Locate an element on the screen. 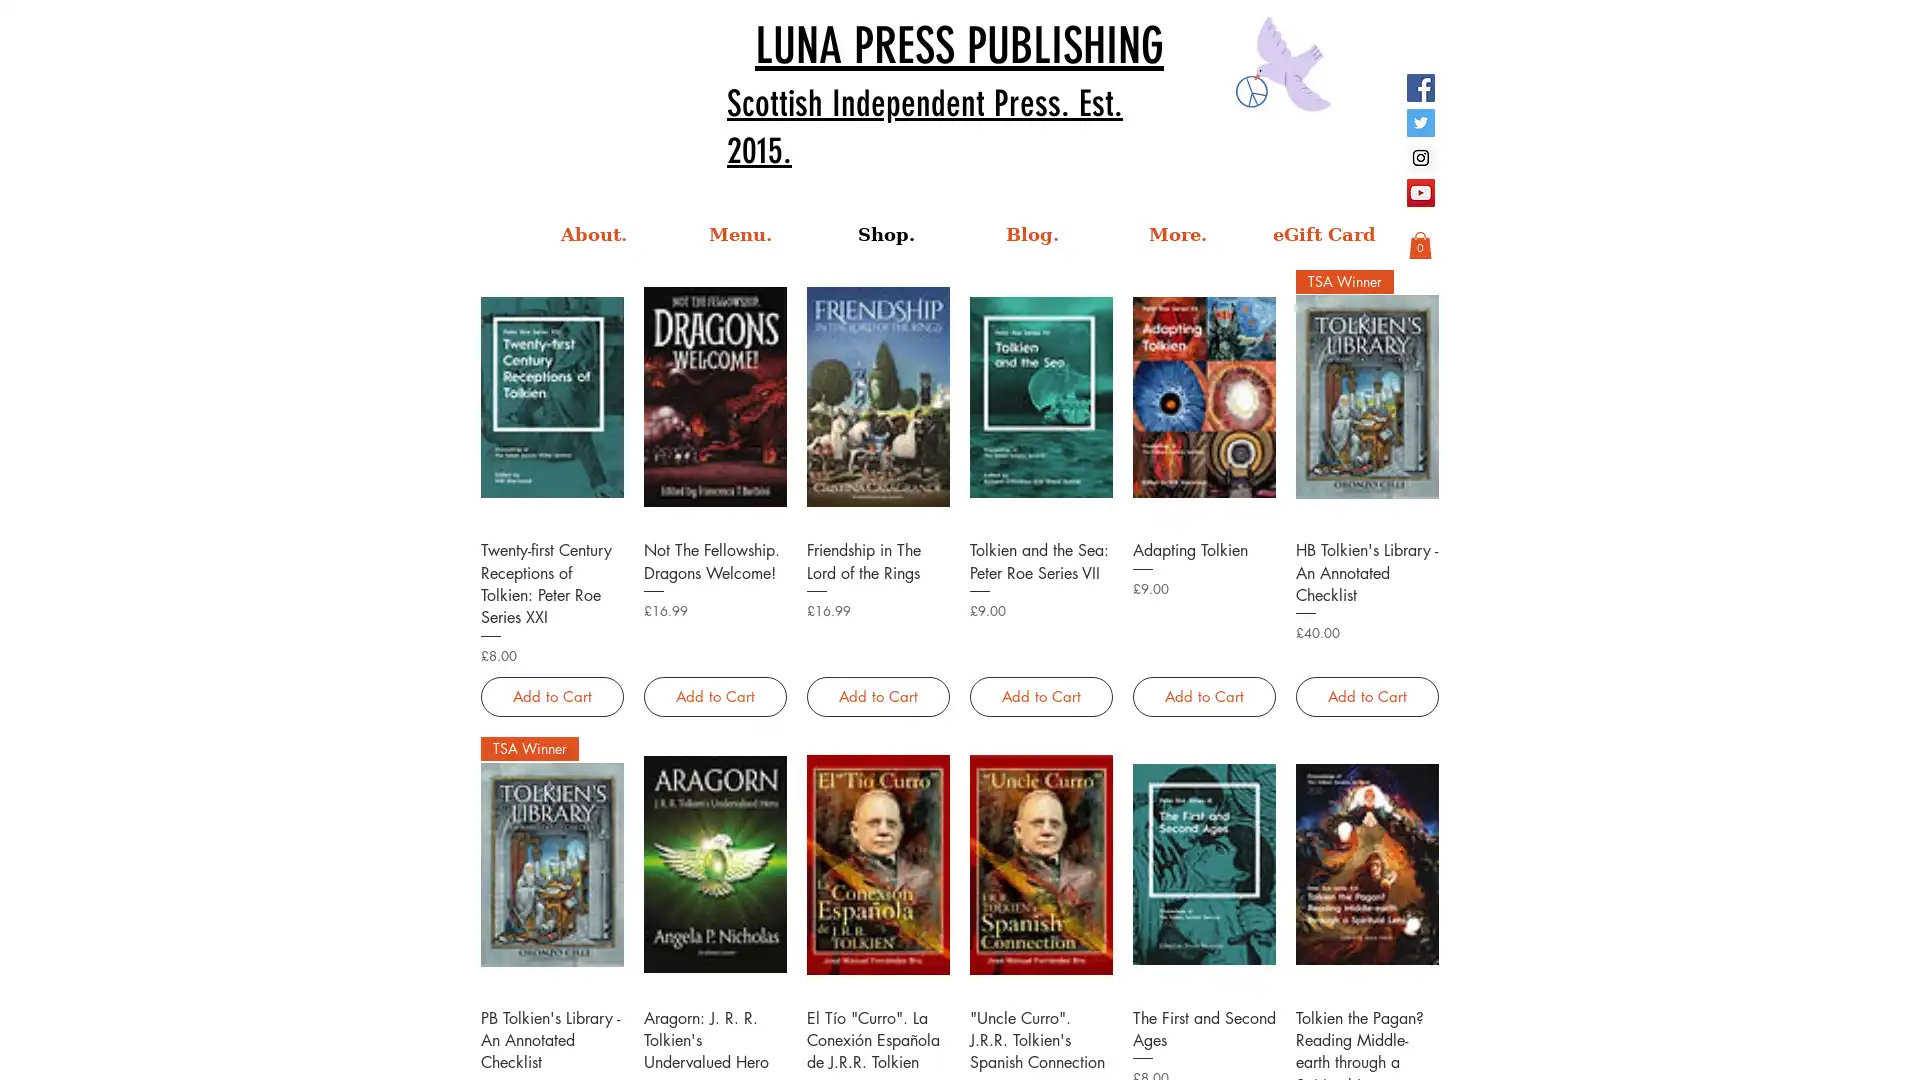 This screenshot has height=1080, width=1920. Add to Cart is located at coordinates (1040, 695).